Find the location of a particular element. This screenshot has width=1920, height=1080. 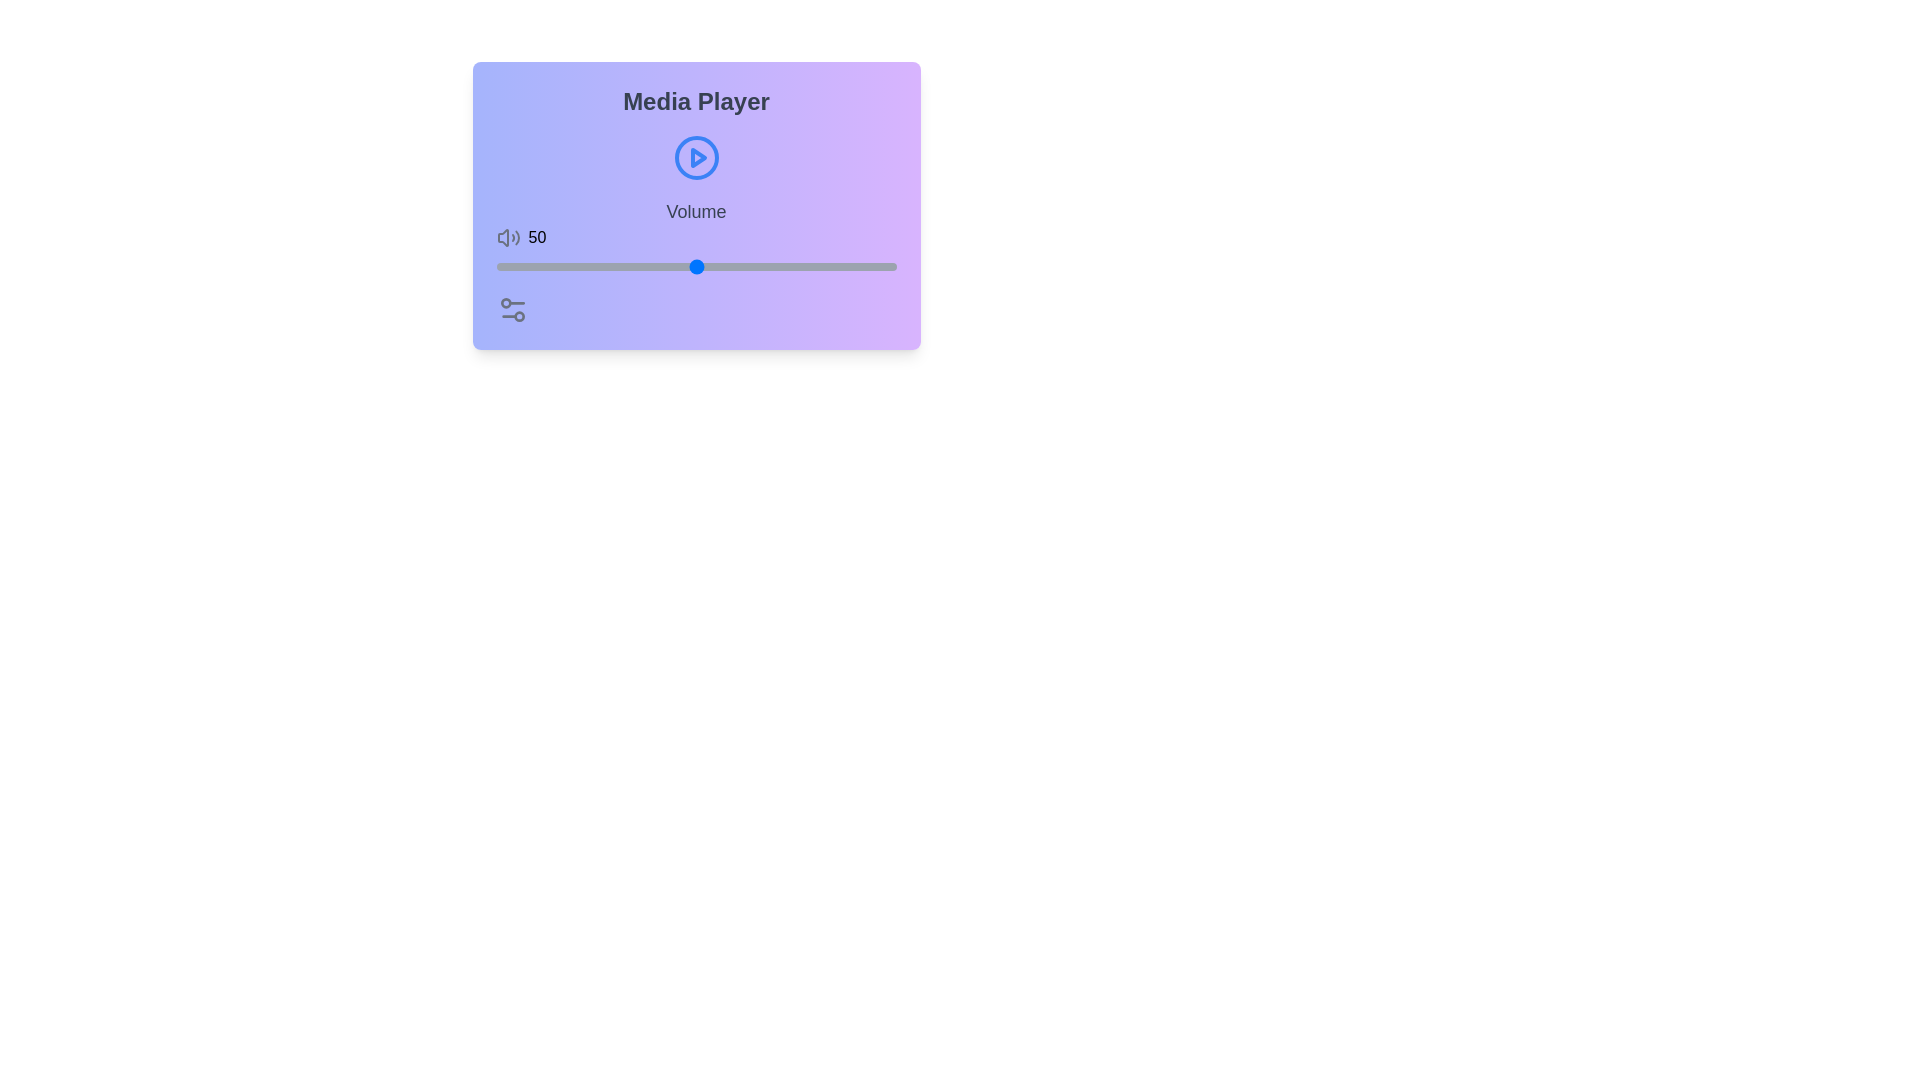

the circular play button located at the top center of the interface, which is adjacent to the 'Volume' label is located at coordinates (696, 157).